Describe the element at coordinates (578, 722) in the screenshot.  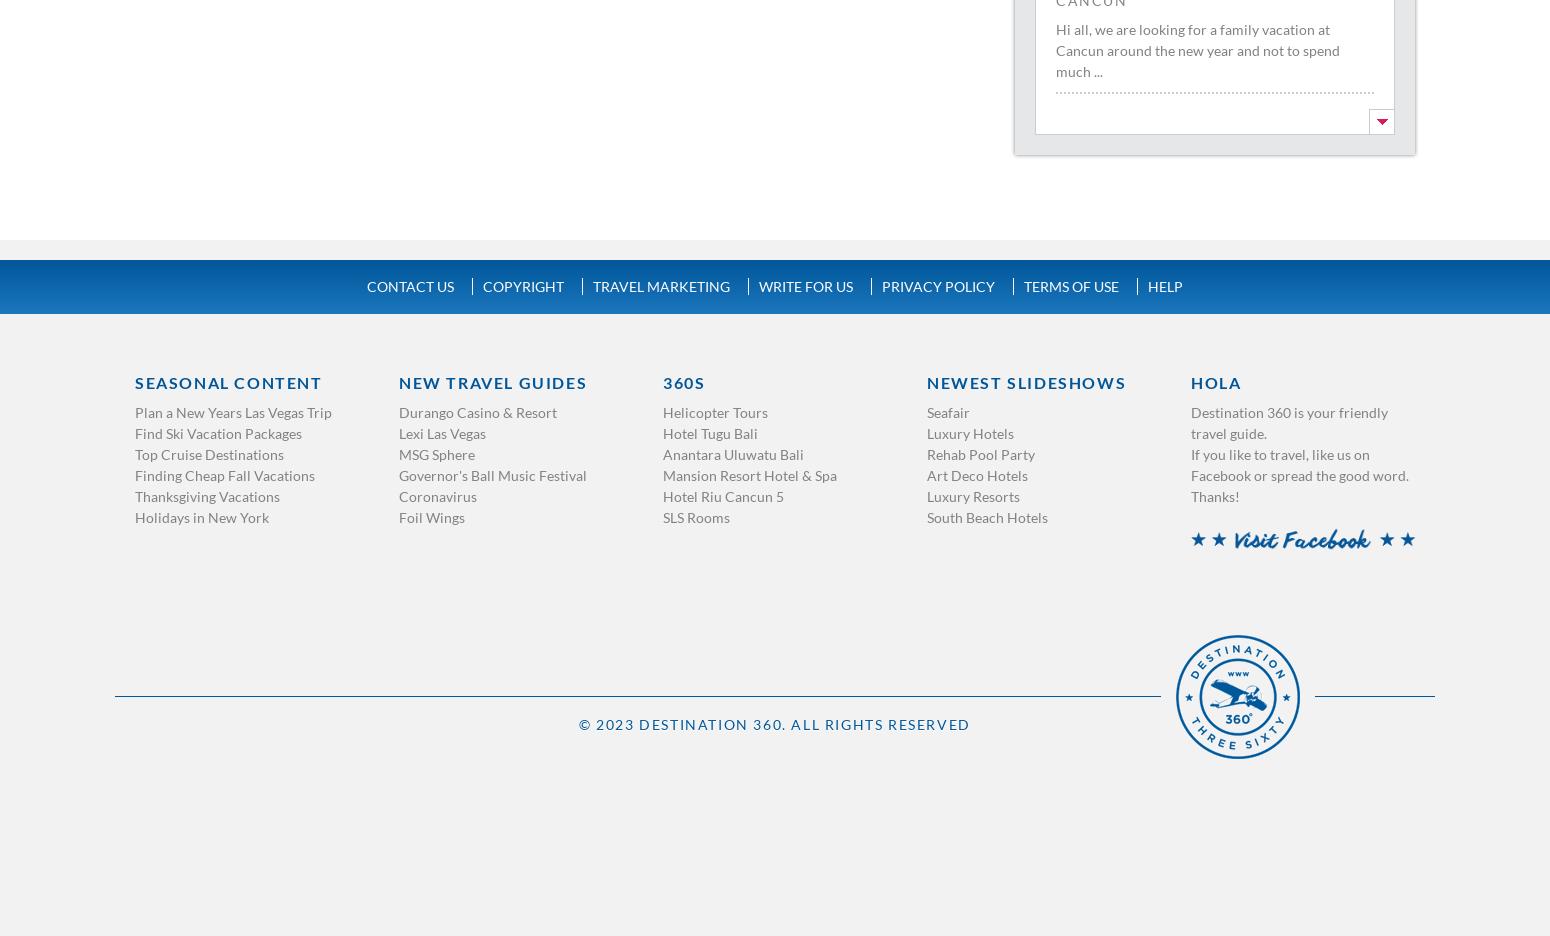
I see `'©
2023
Destination 360. All Rights Reserved'` at that location.